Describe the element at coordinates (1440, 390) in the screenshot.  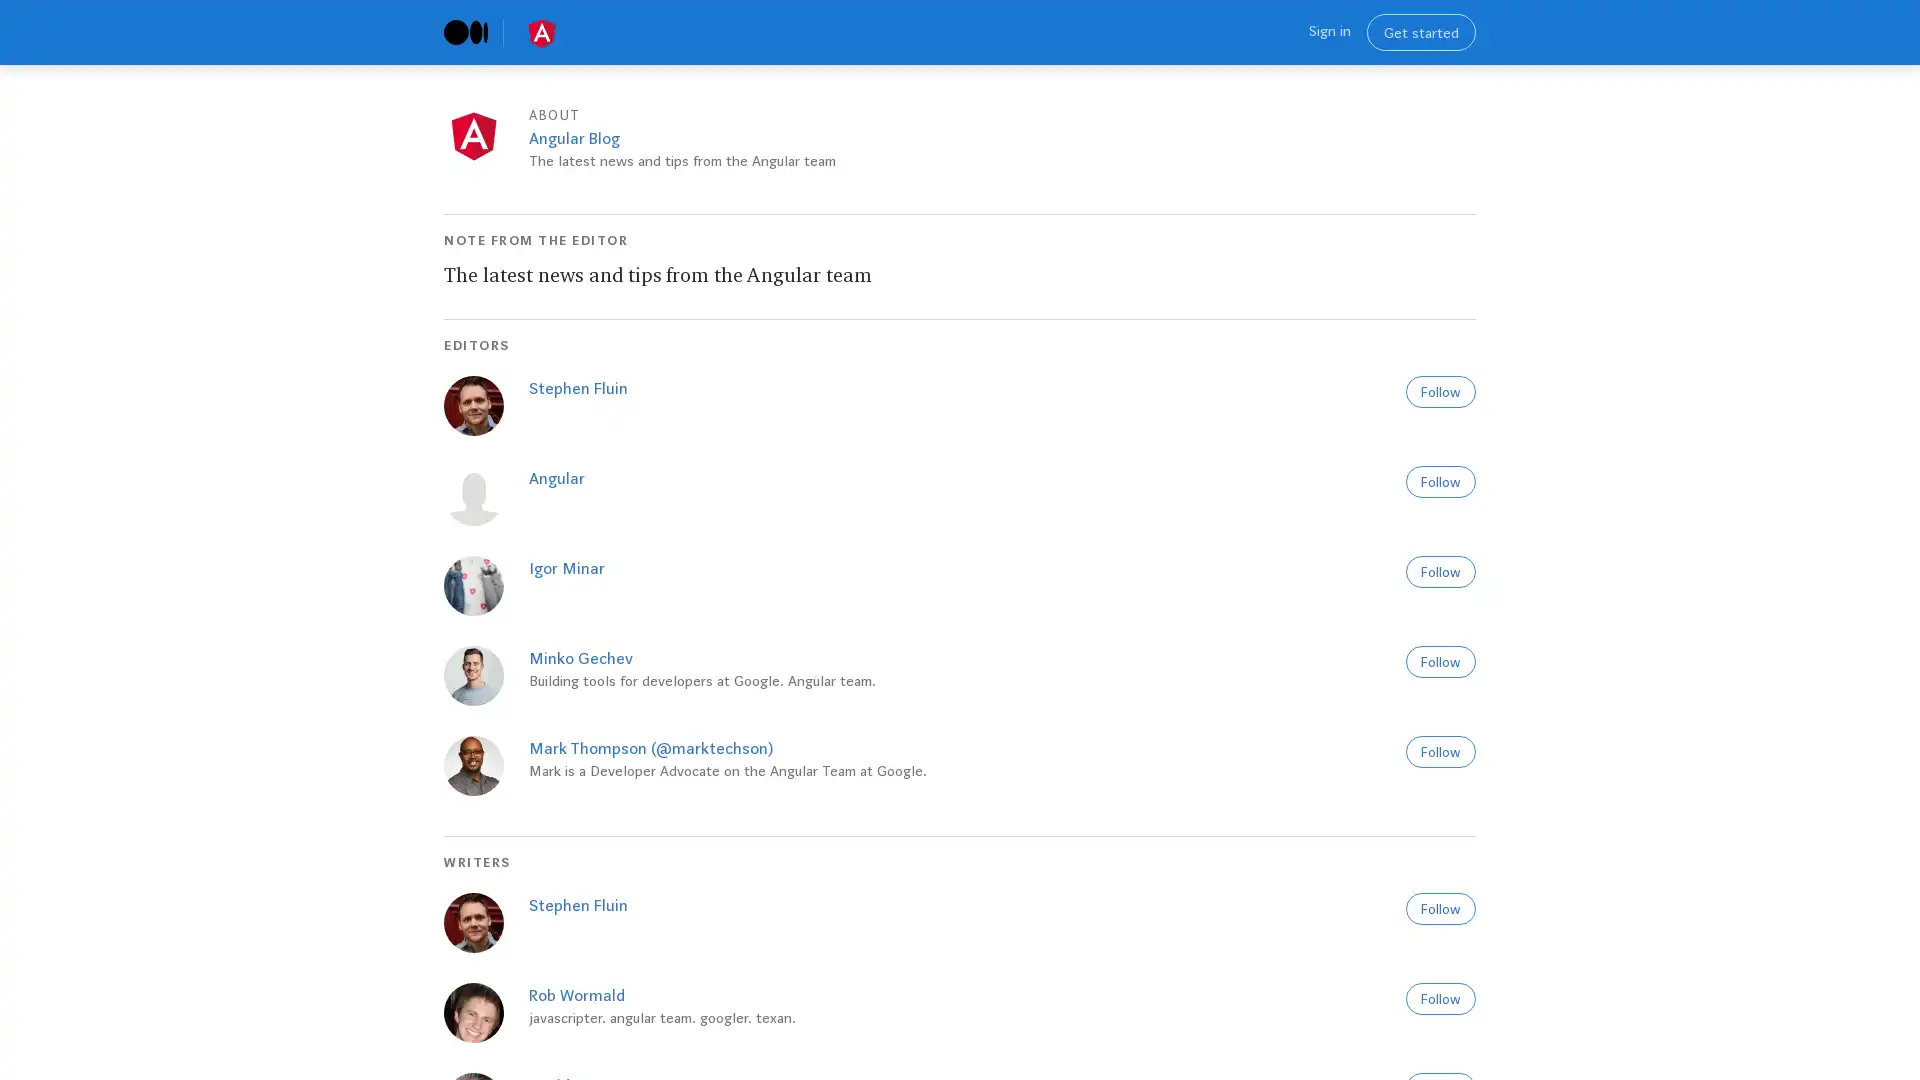
I see `Follow to get new stories and recommendations from this author` at that location.